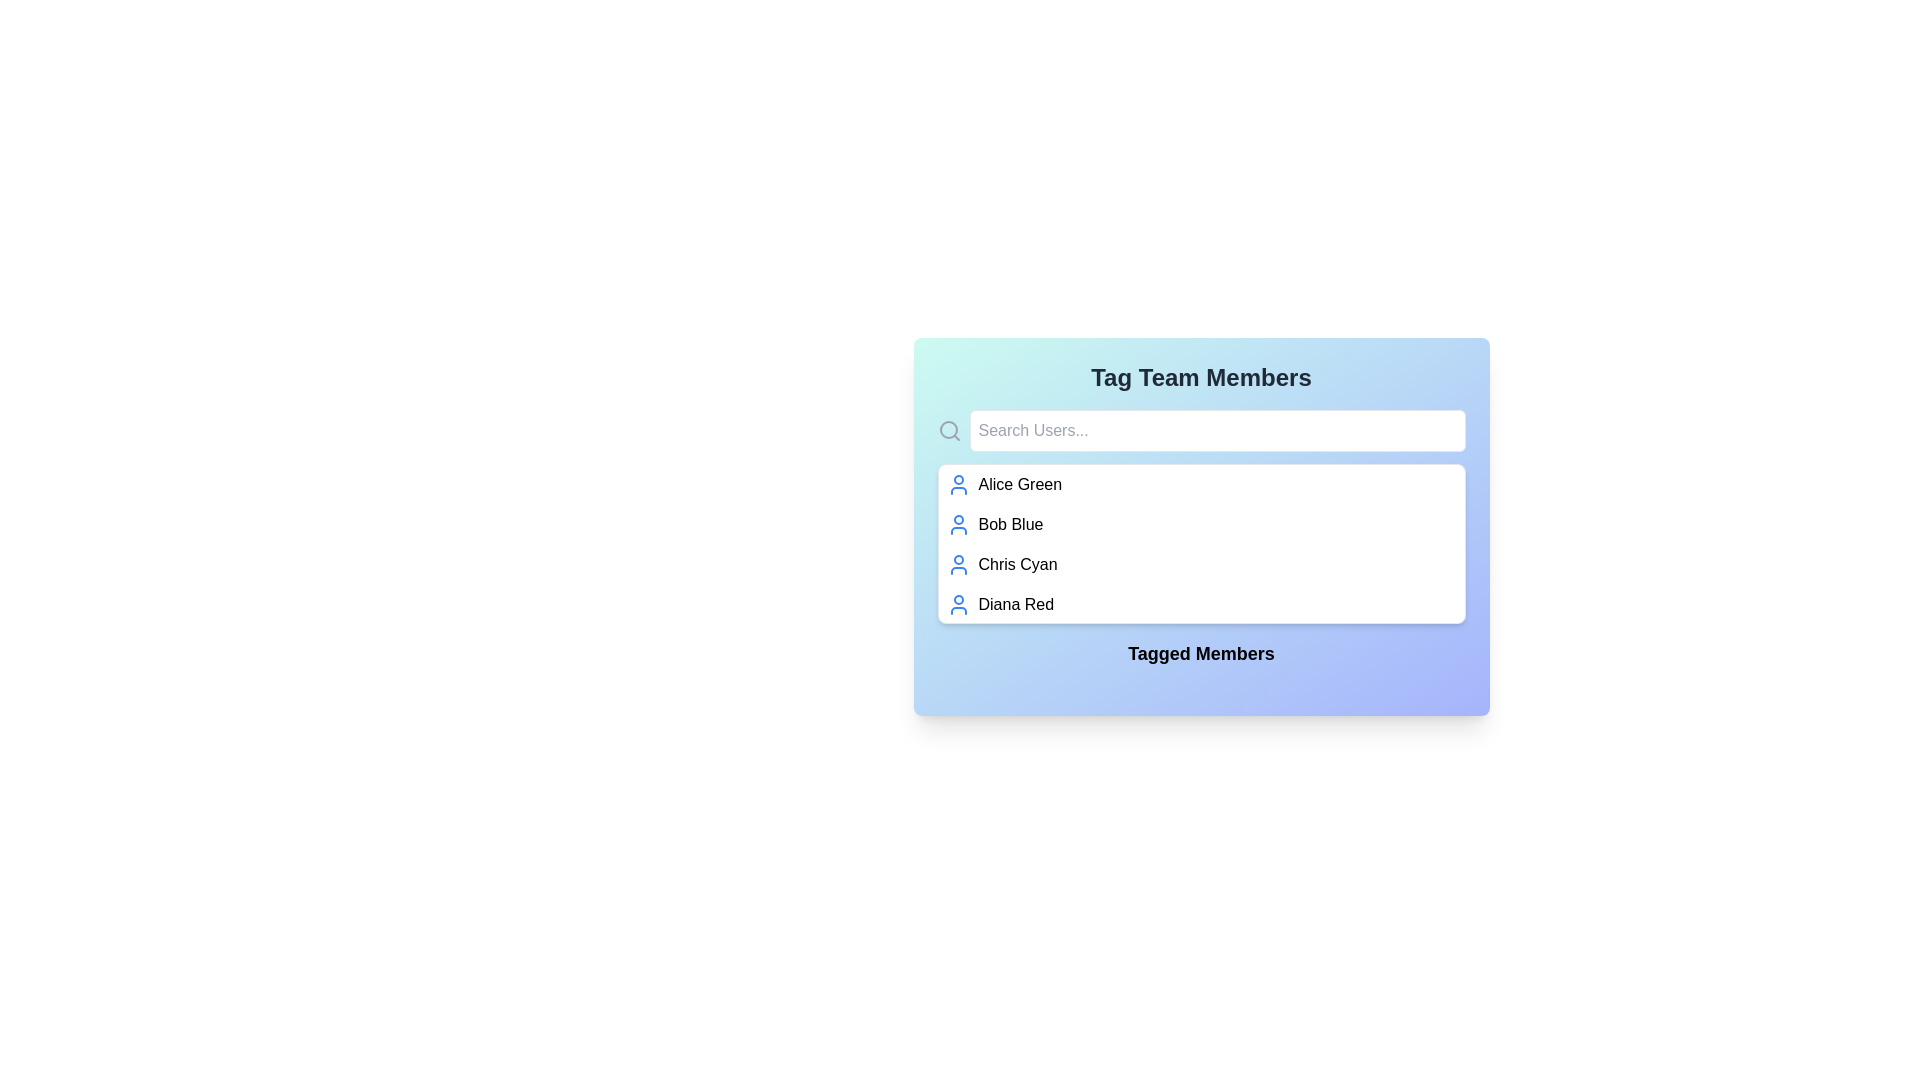  I want to click on the 'Tag Team Members' static label, which features bold, large dark gray text at the top of a rounded rectangle card with a gradient background, so click(1200, 378).